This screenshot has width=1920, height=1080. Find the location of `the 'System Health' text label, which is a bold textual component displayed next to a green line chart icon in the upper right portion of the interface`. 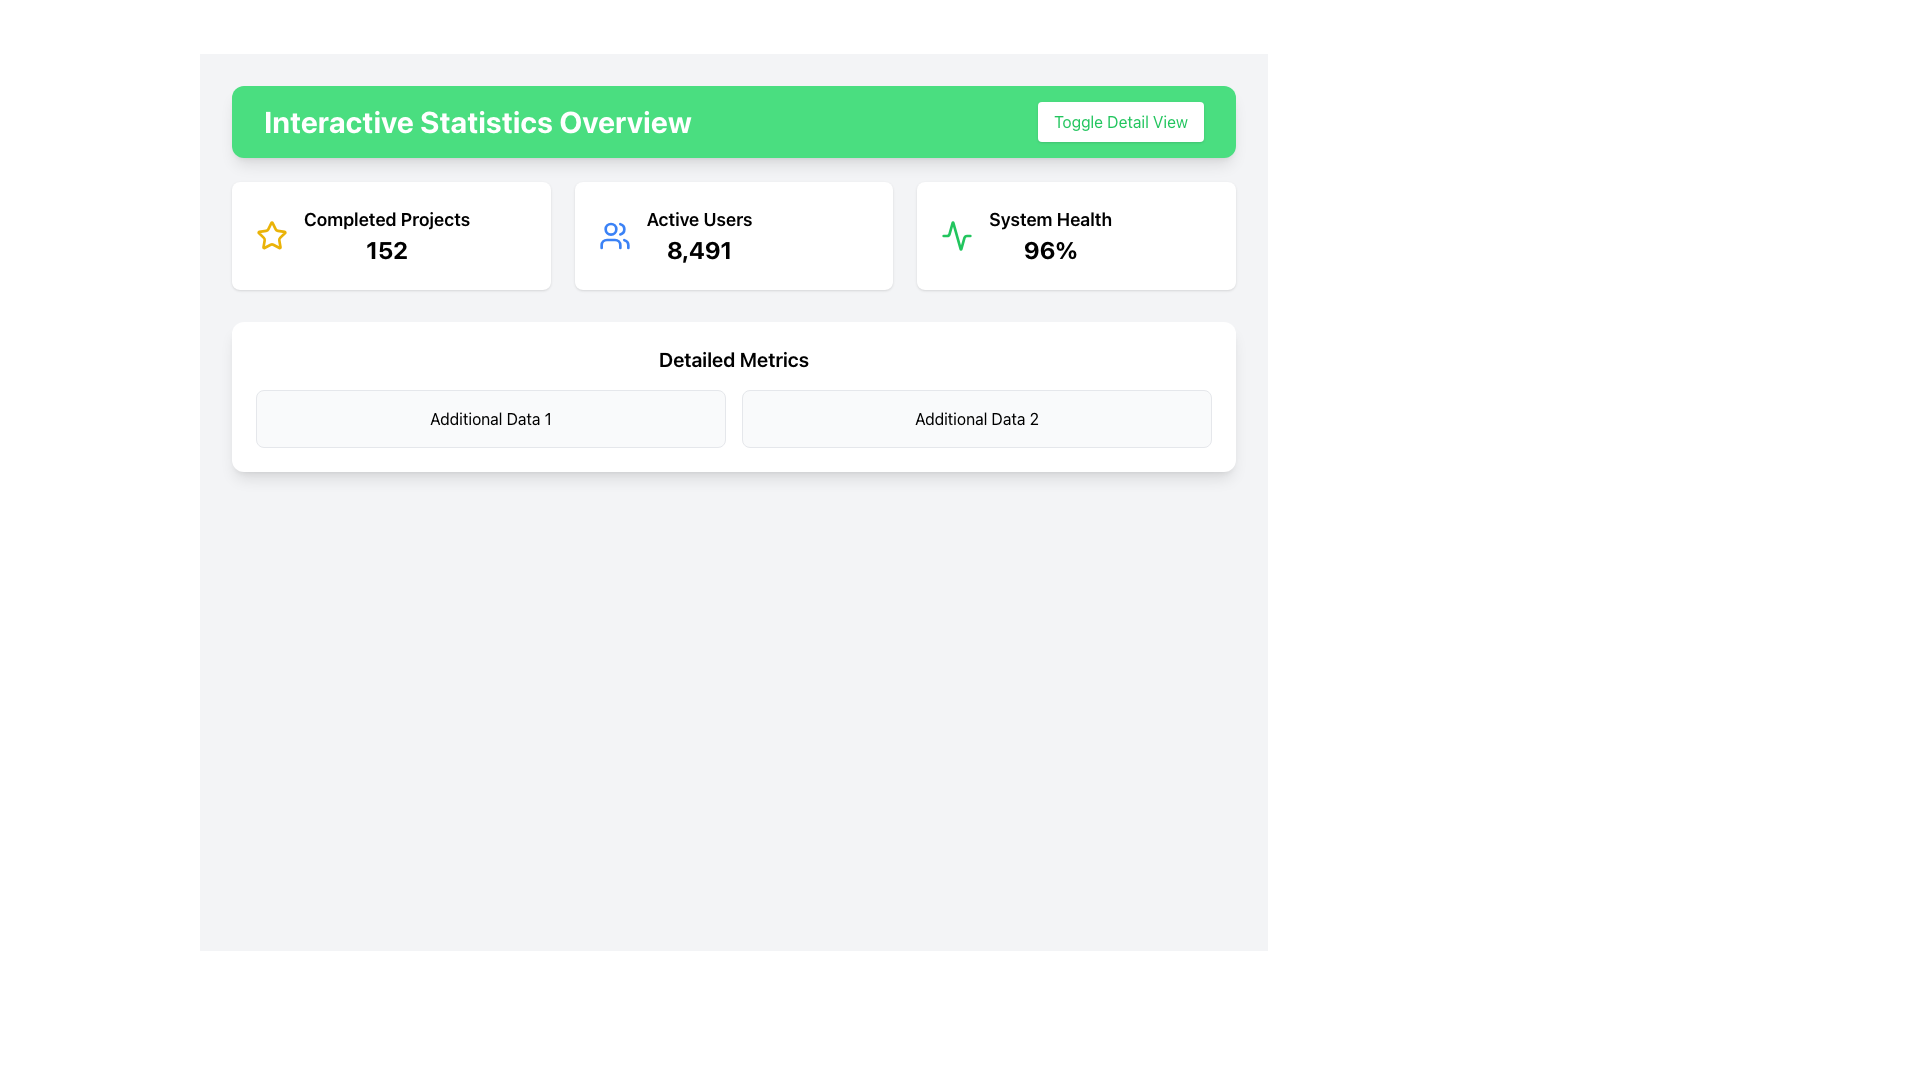

the 'System Health' text label, which is a bold textual component displayed next to a green line chart icon in the upper right portion of the interface is located at coordinates (1049, 219).